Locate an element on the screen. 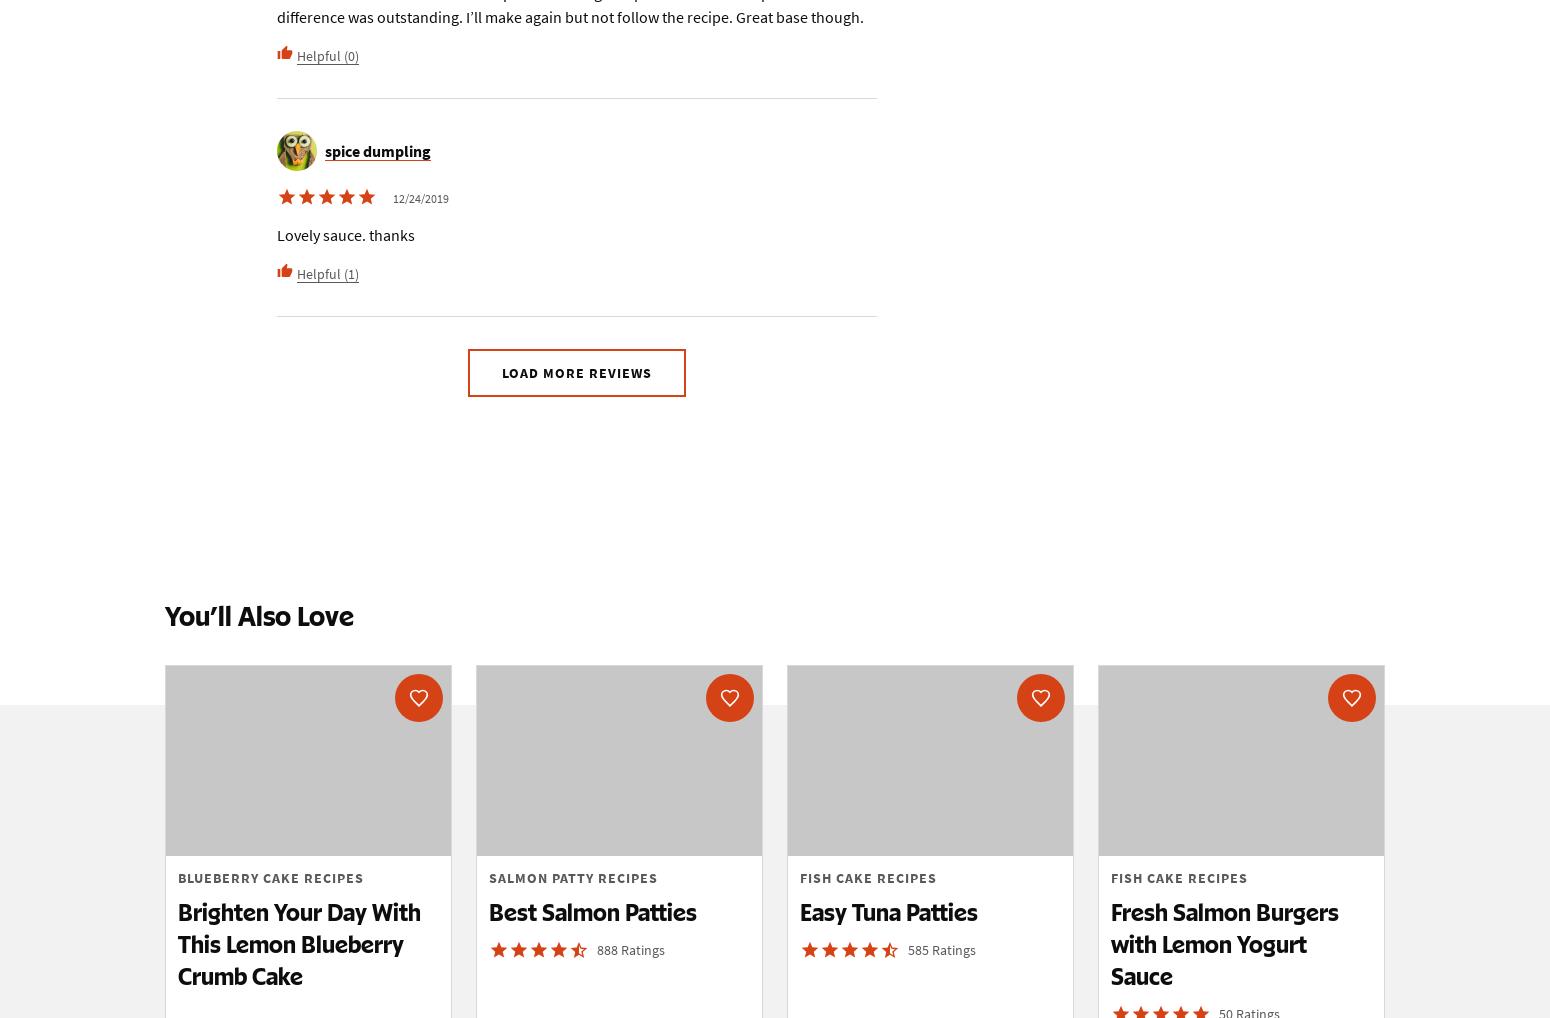  'Fresh Salmon Burgers with Lemon Yogurt Sauce' is located at coordinates (1224, 942).